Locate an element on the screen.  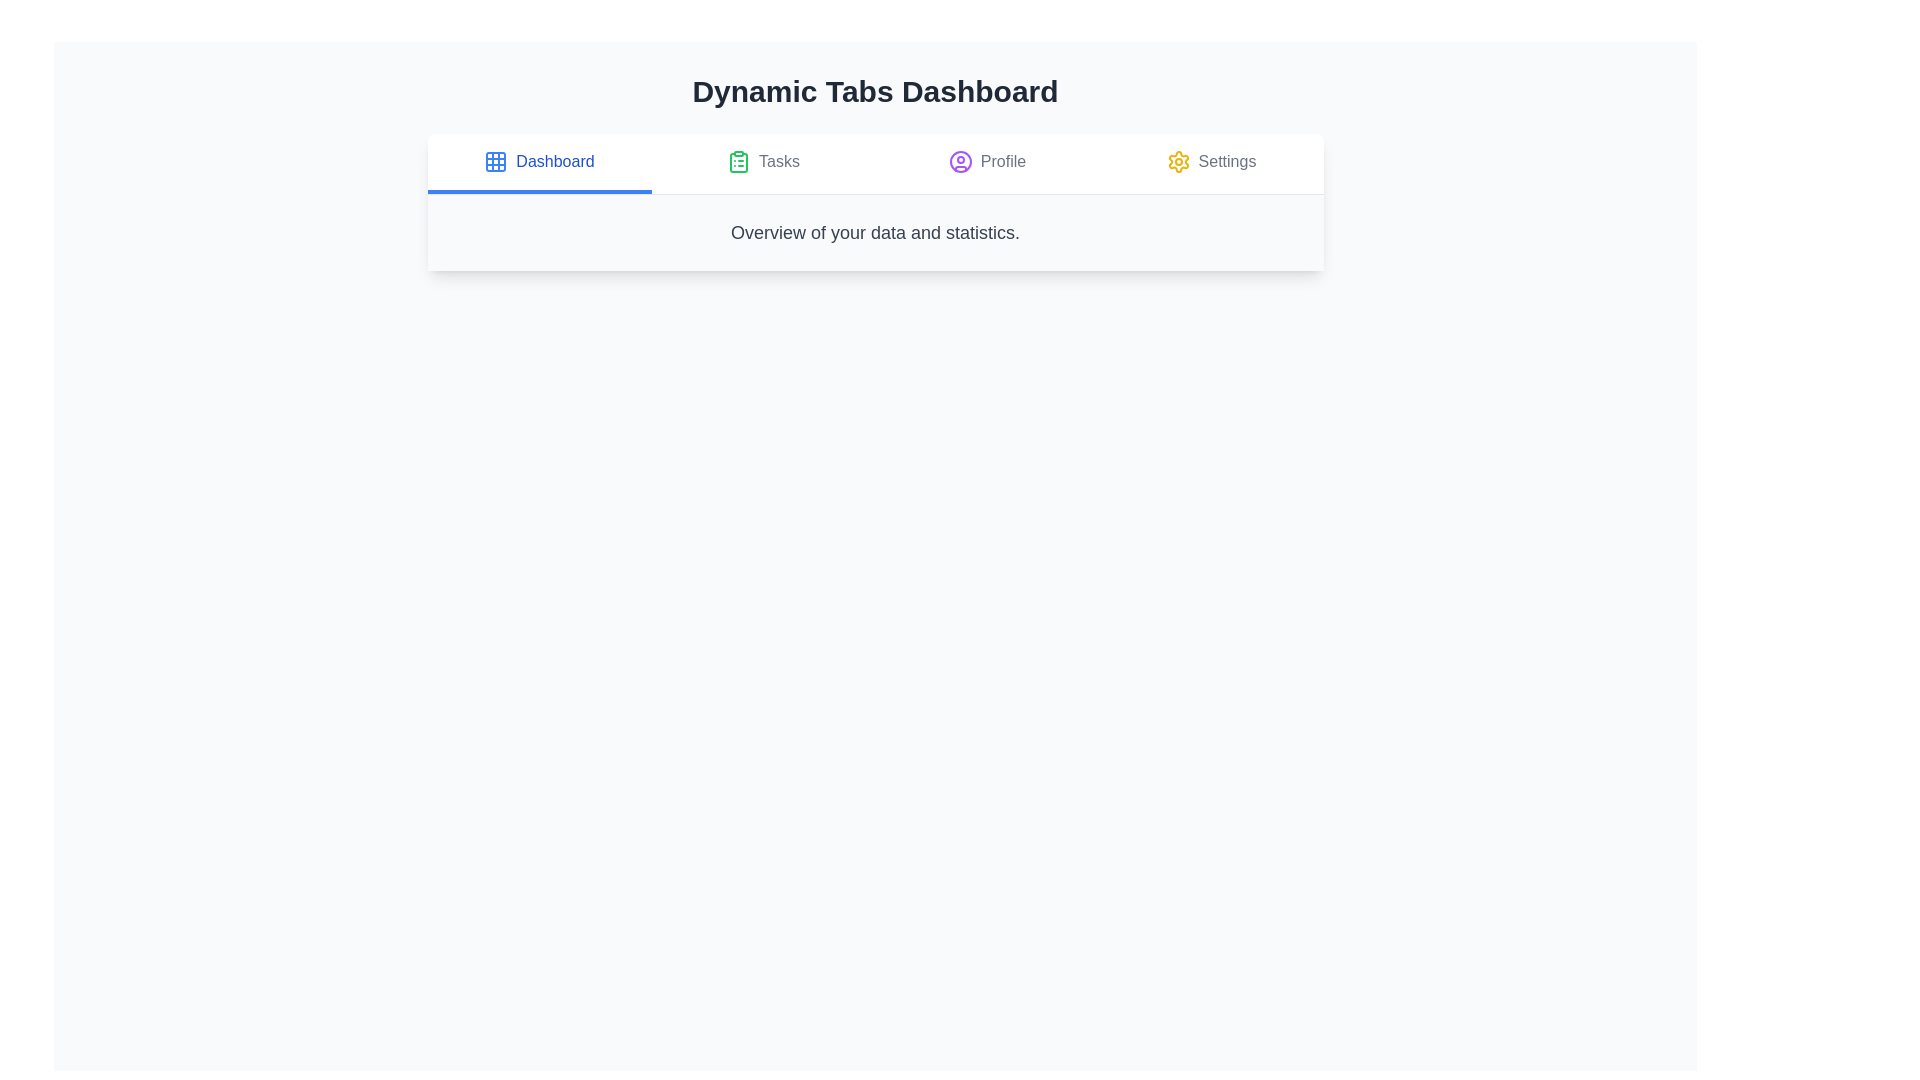
the light blue rounded rectangle icon in the top-left corner of the 3x3 grid icon is located at coordinates (496, 161).